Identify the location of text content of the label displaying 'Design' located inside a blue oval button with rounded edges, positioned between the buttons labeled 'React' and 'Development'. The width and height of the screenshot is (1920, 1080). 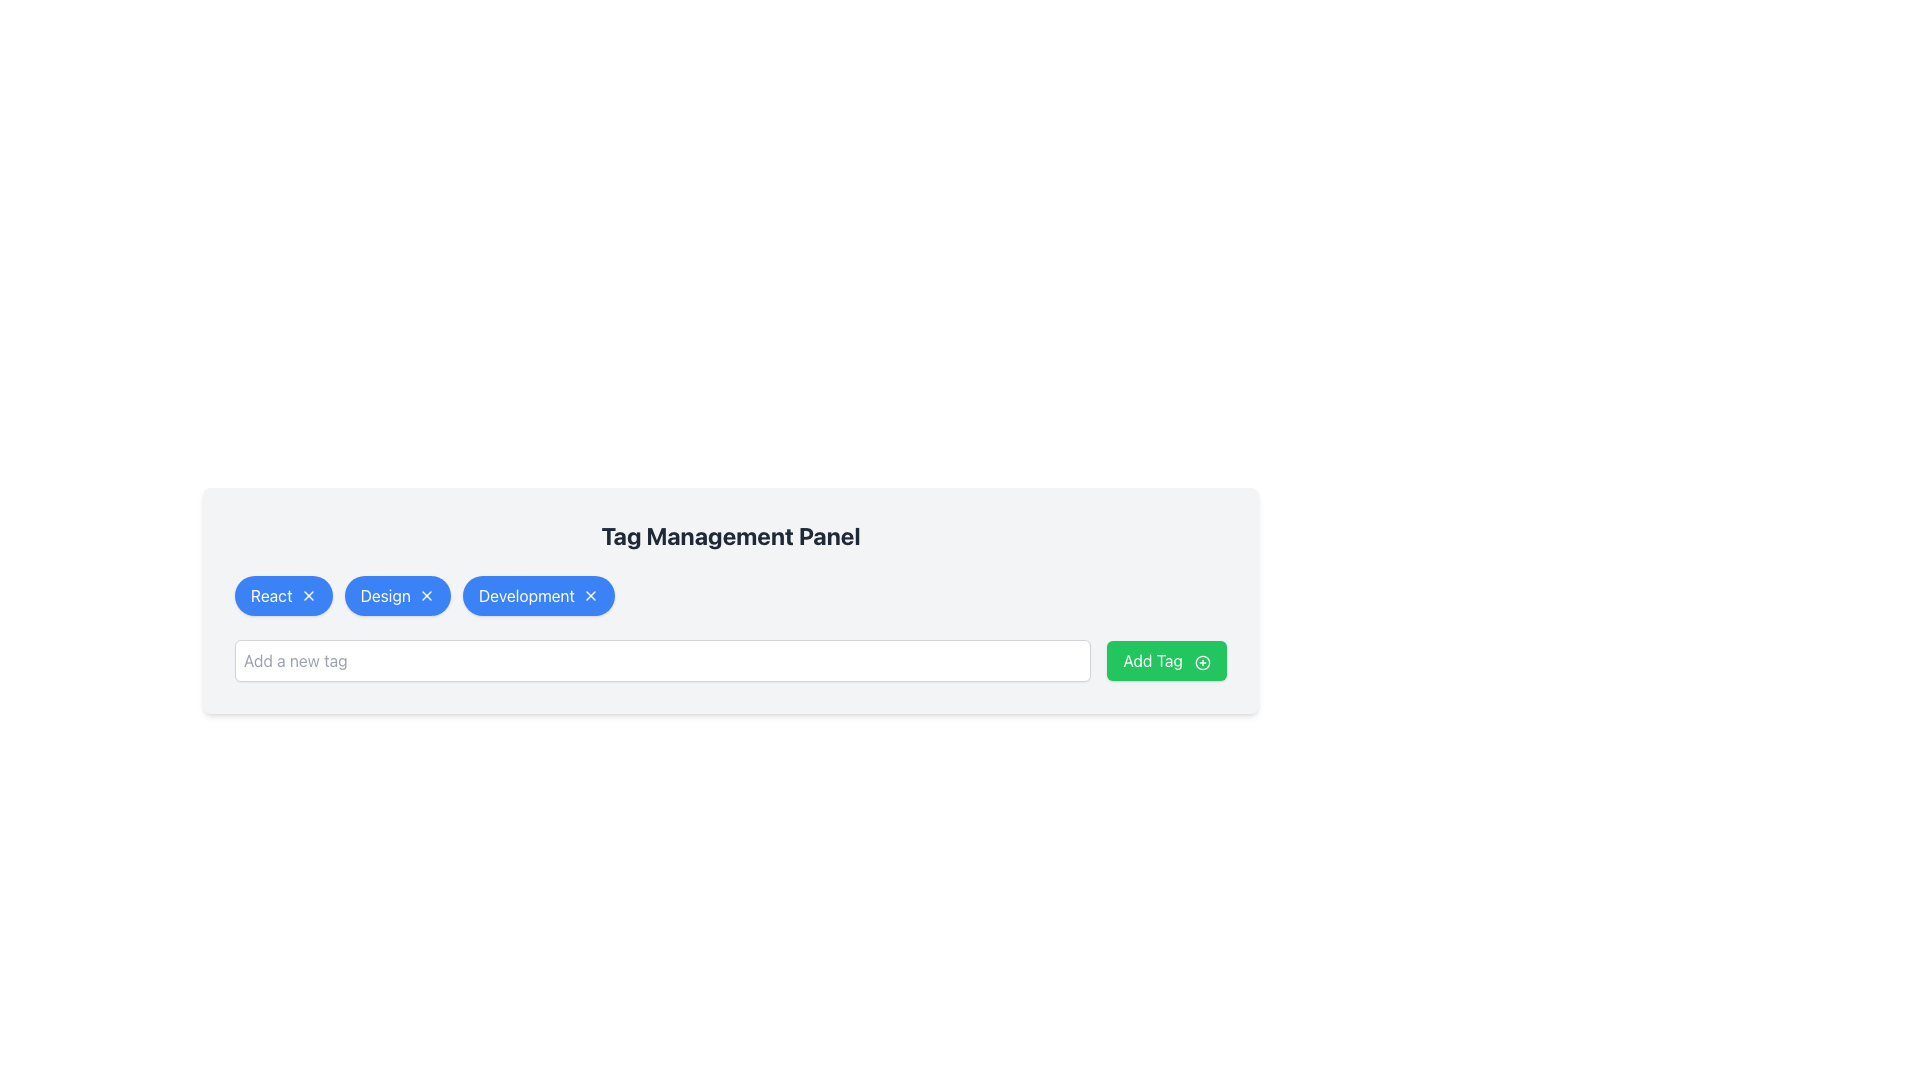
(385, 595).